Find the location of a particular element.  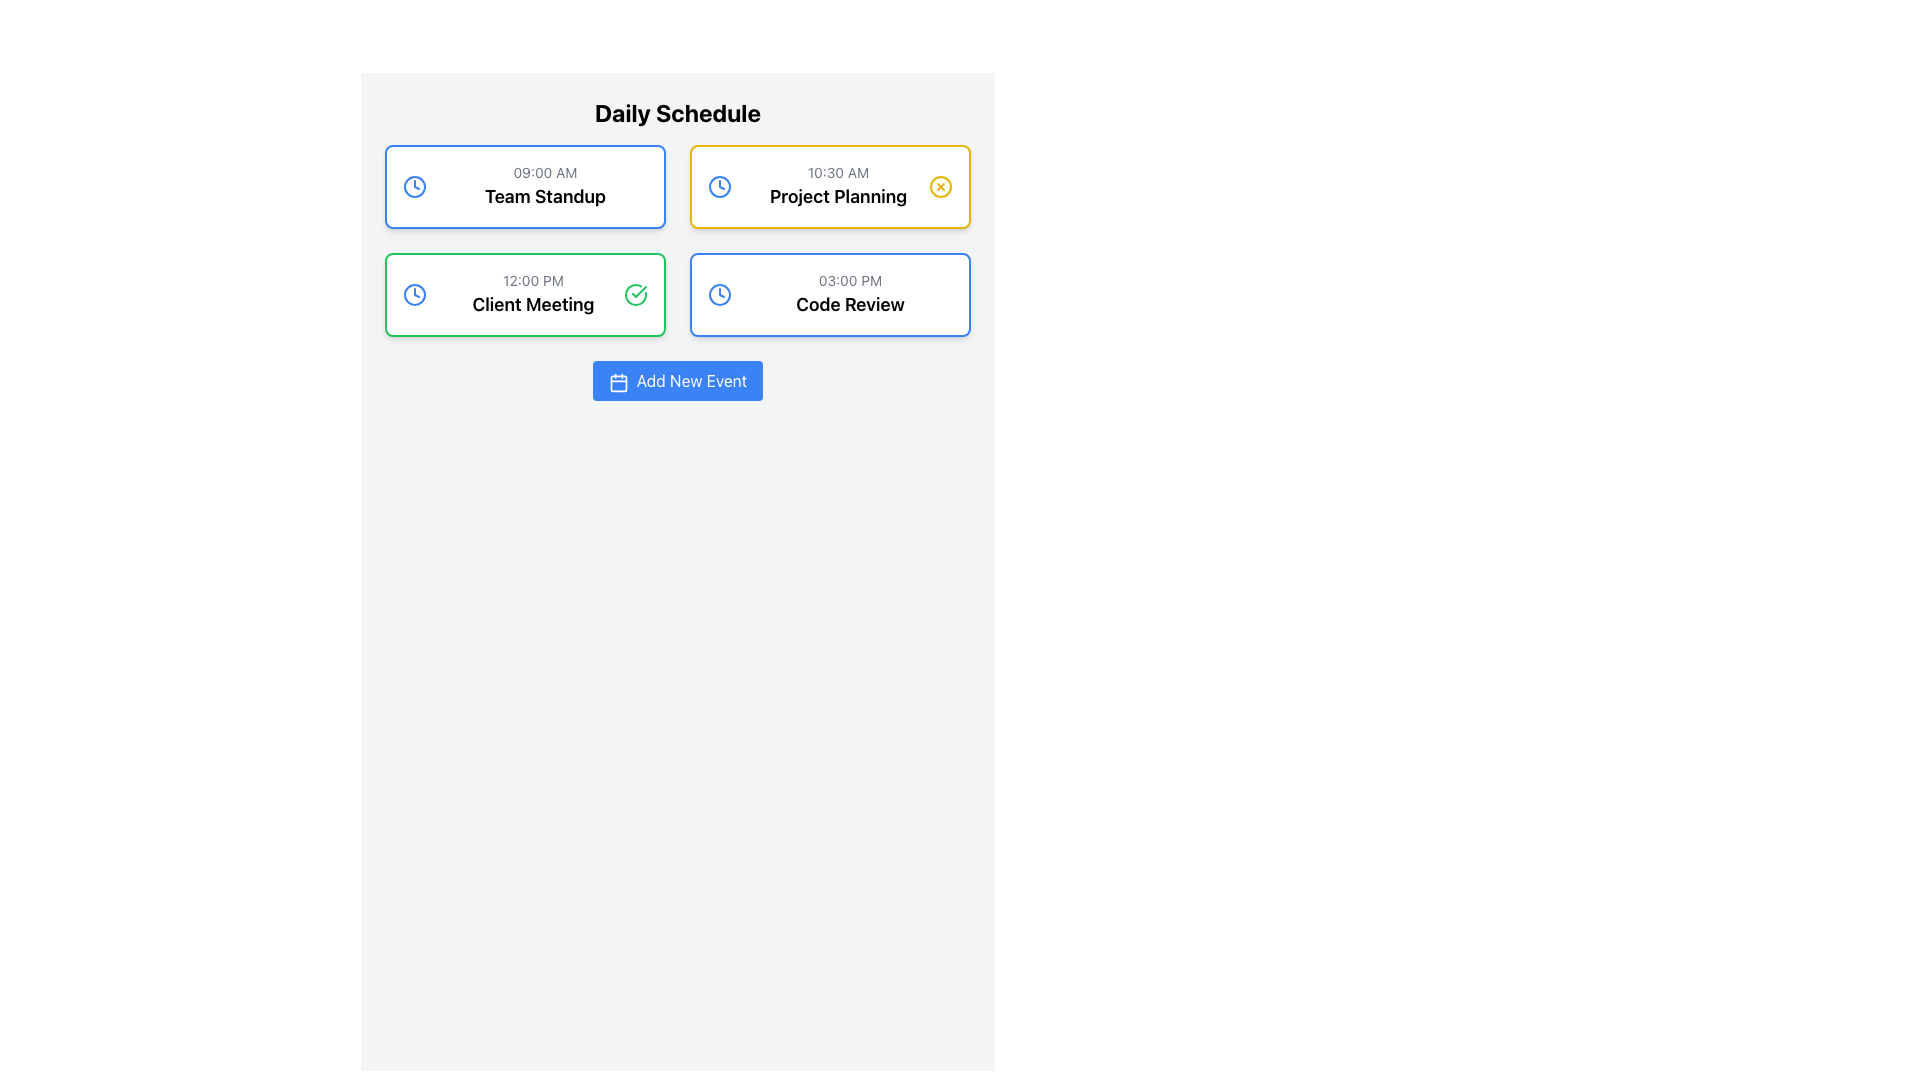

the clock icon representing the scheduled time for the 'Project Planning' event, located at the left side of the card before the text '10:30 AM' is located at coordinates (720, 186).